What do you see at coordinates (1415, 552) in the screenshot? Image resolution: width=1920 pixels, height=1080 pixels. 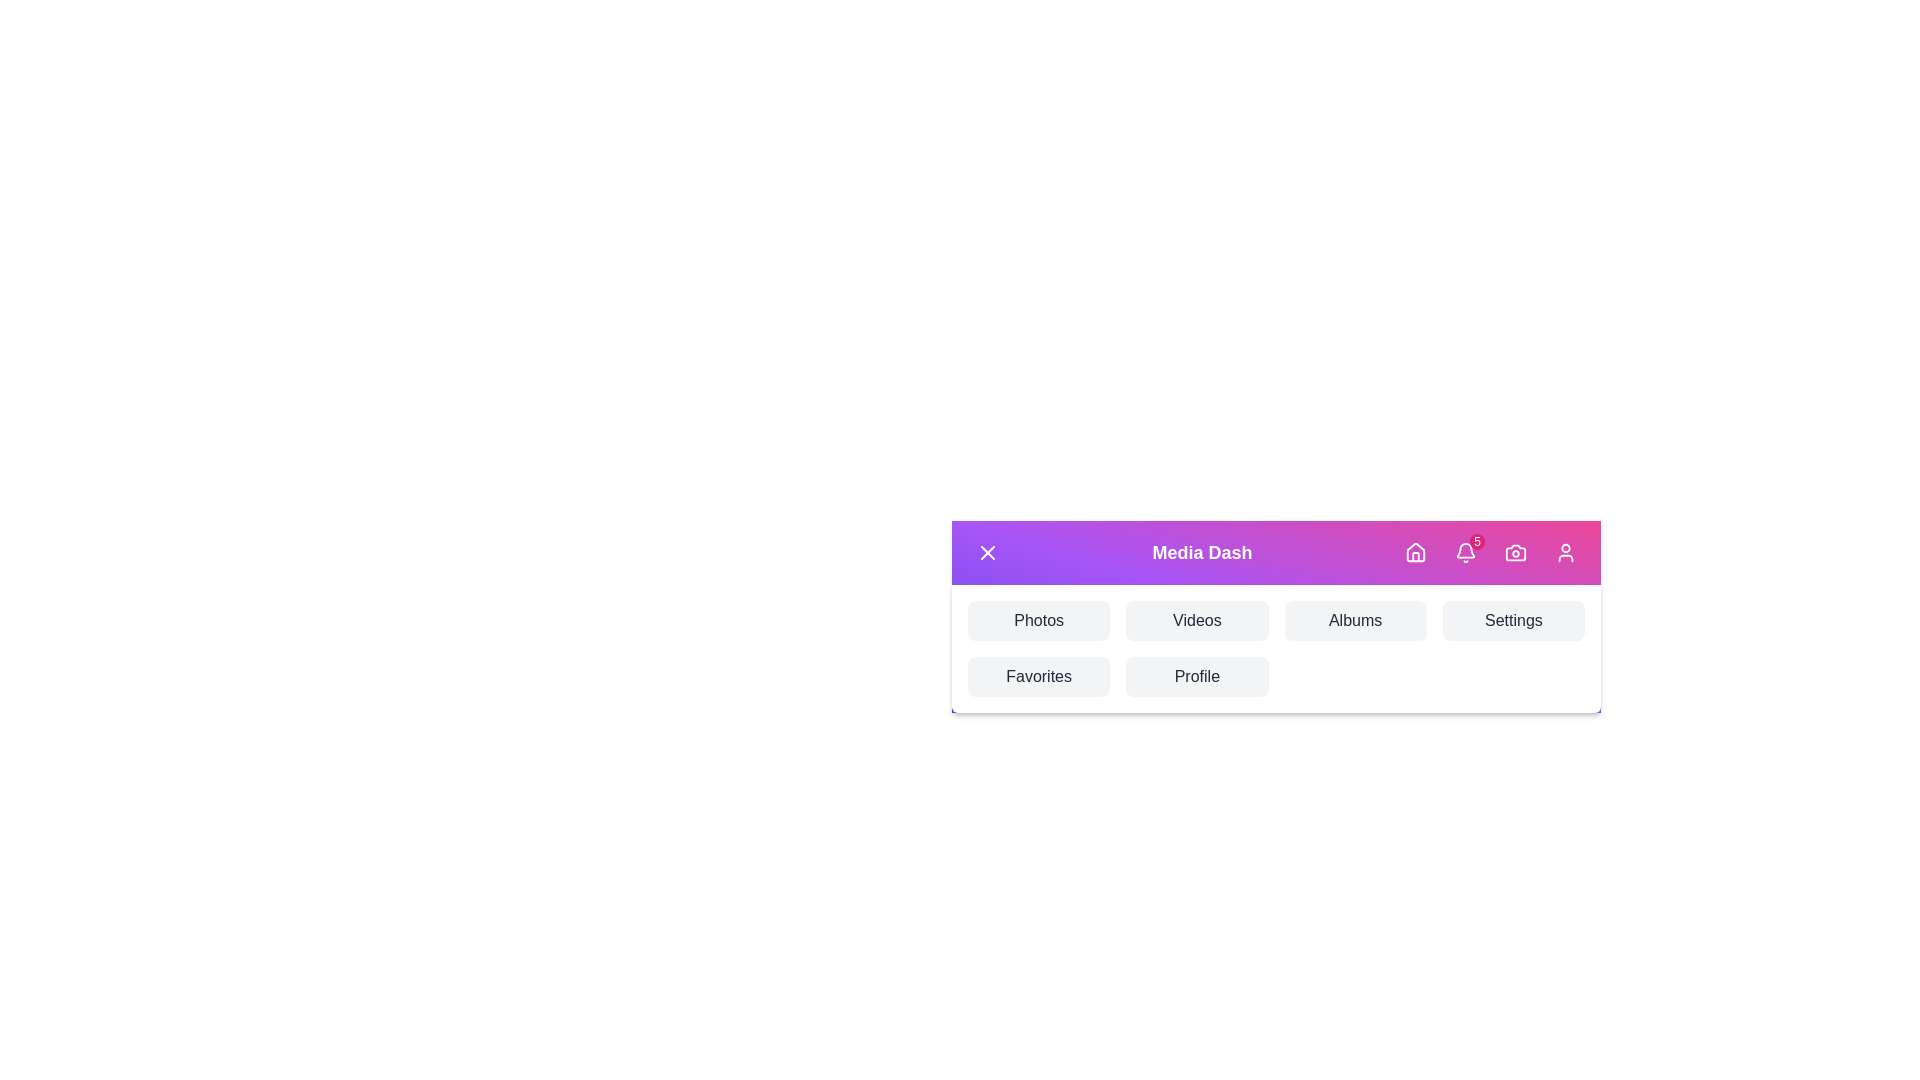 I see `the Home icon in the VibrantMediaAppBar` at bounding box center [1415, 552].